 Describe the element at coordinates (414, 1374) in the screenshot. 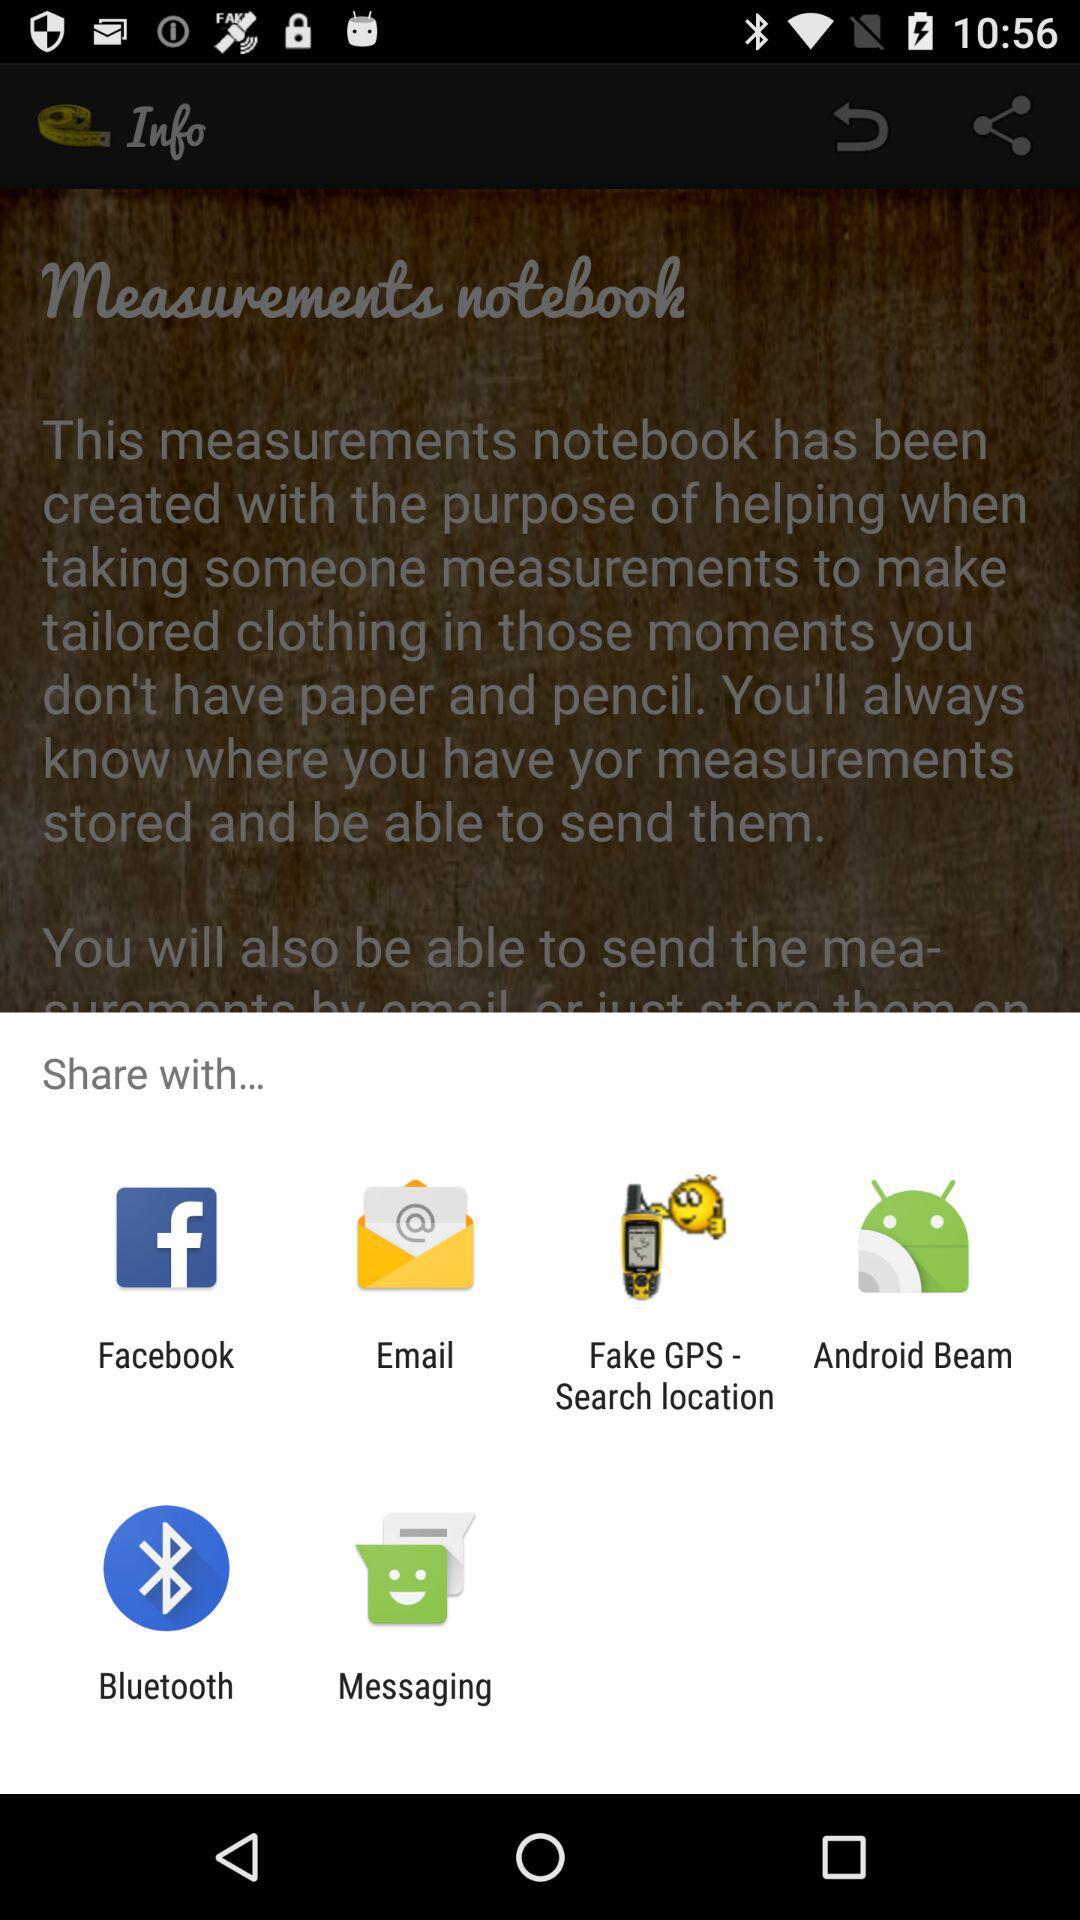

I see `the item next to the facebook` at that location.